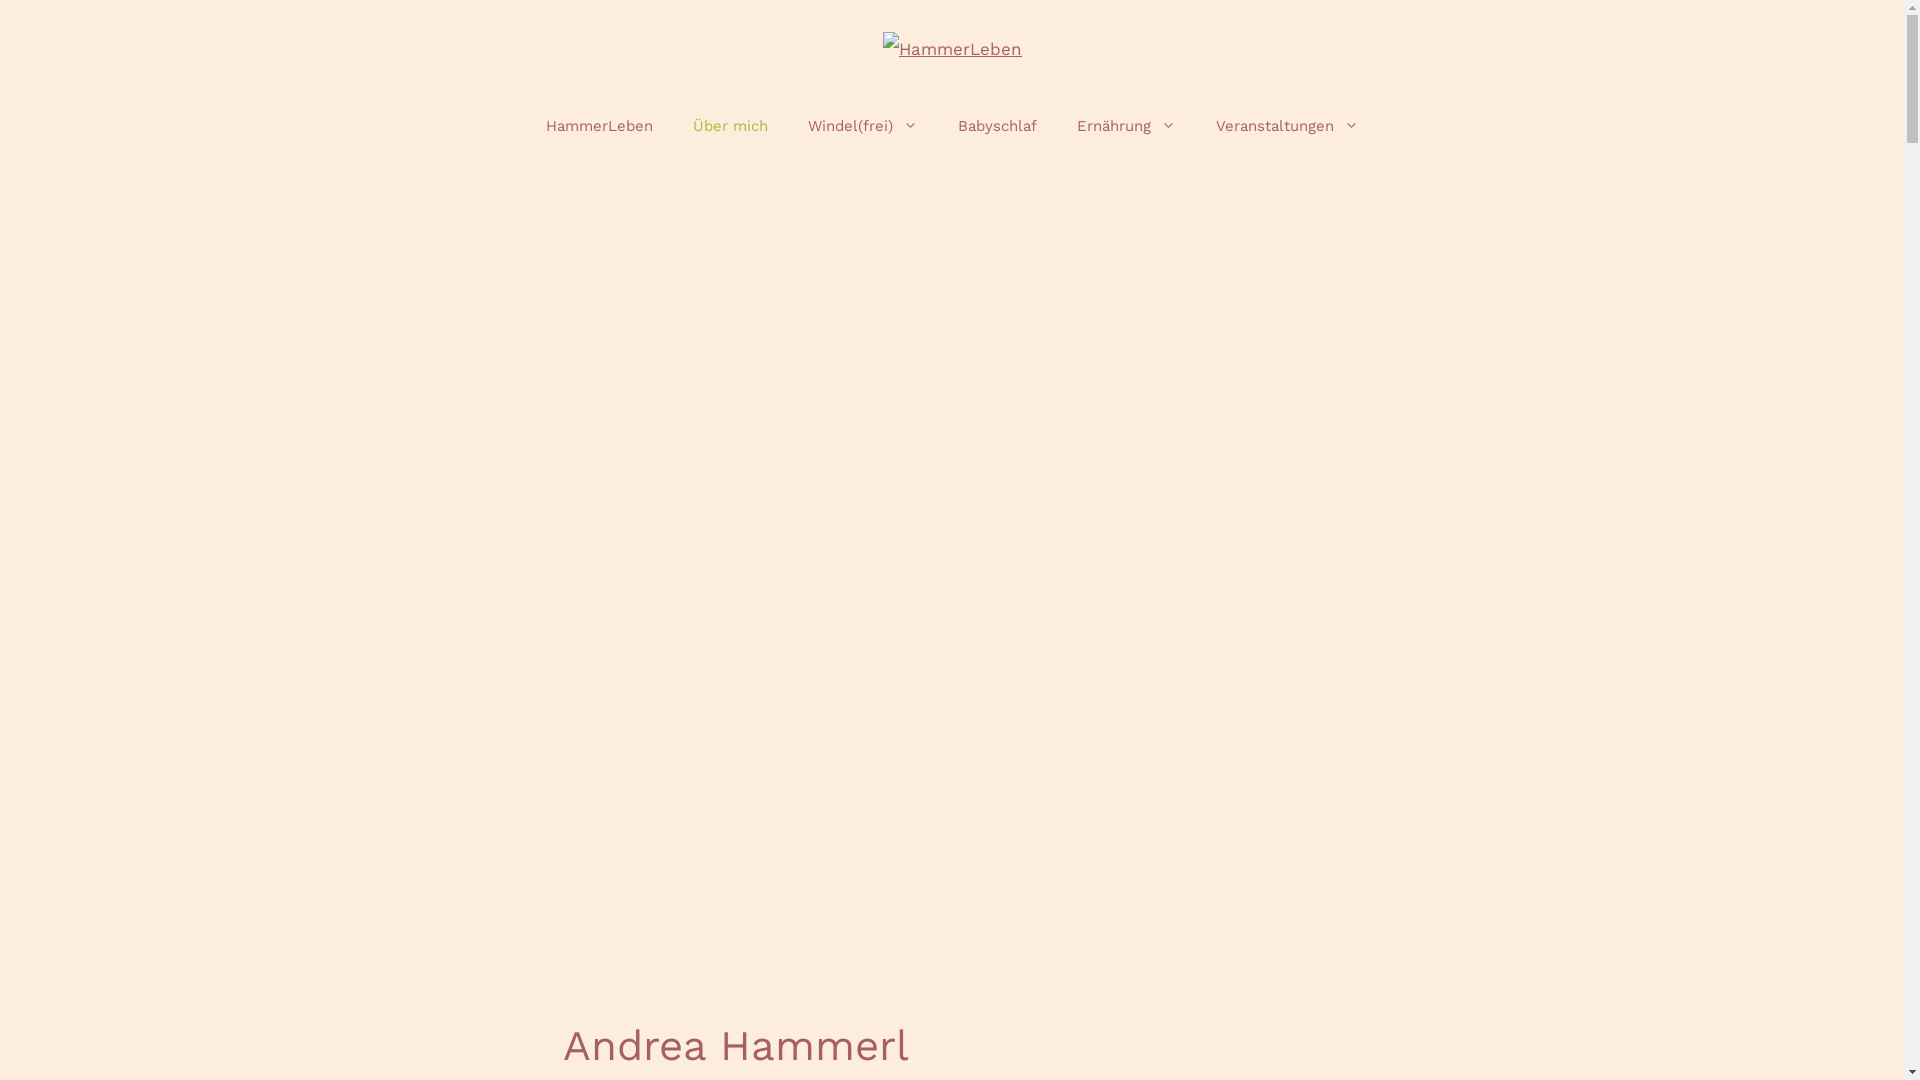 The width and height of the screenshot is (1920, 1080). I want to click on 'HammerLeben', so click(598, 126).